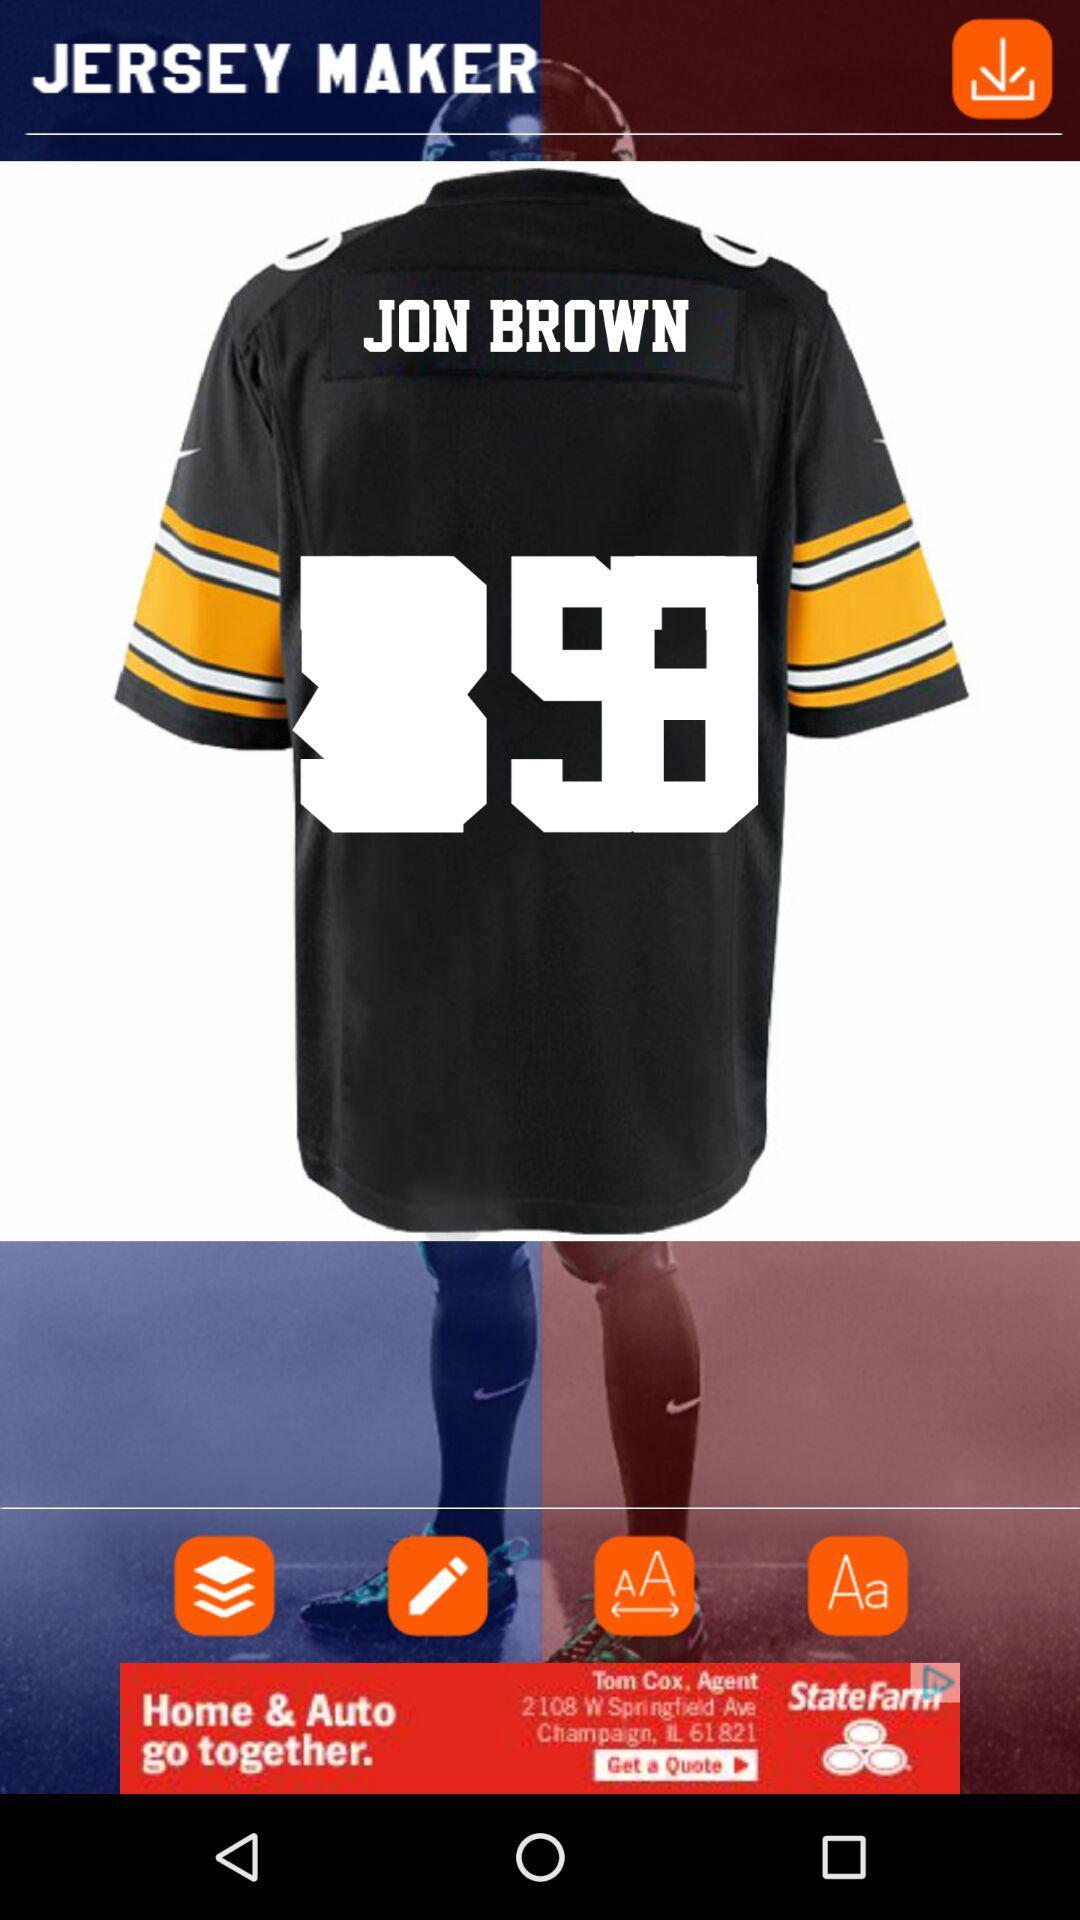  Describe the element at coordinates (224, 1584) in the screenshot. I see `options` at that location.